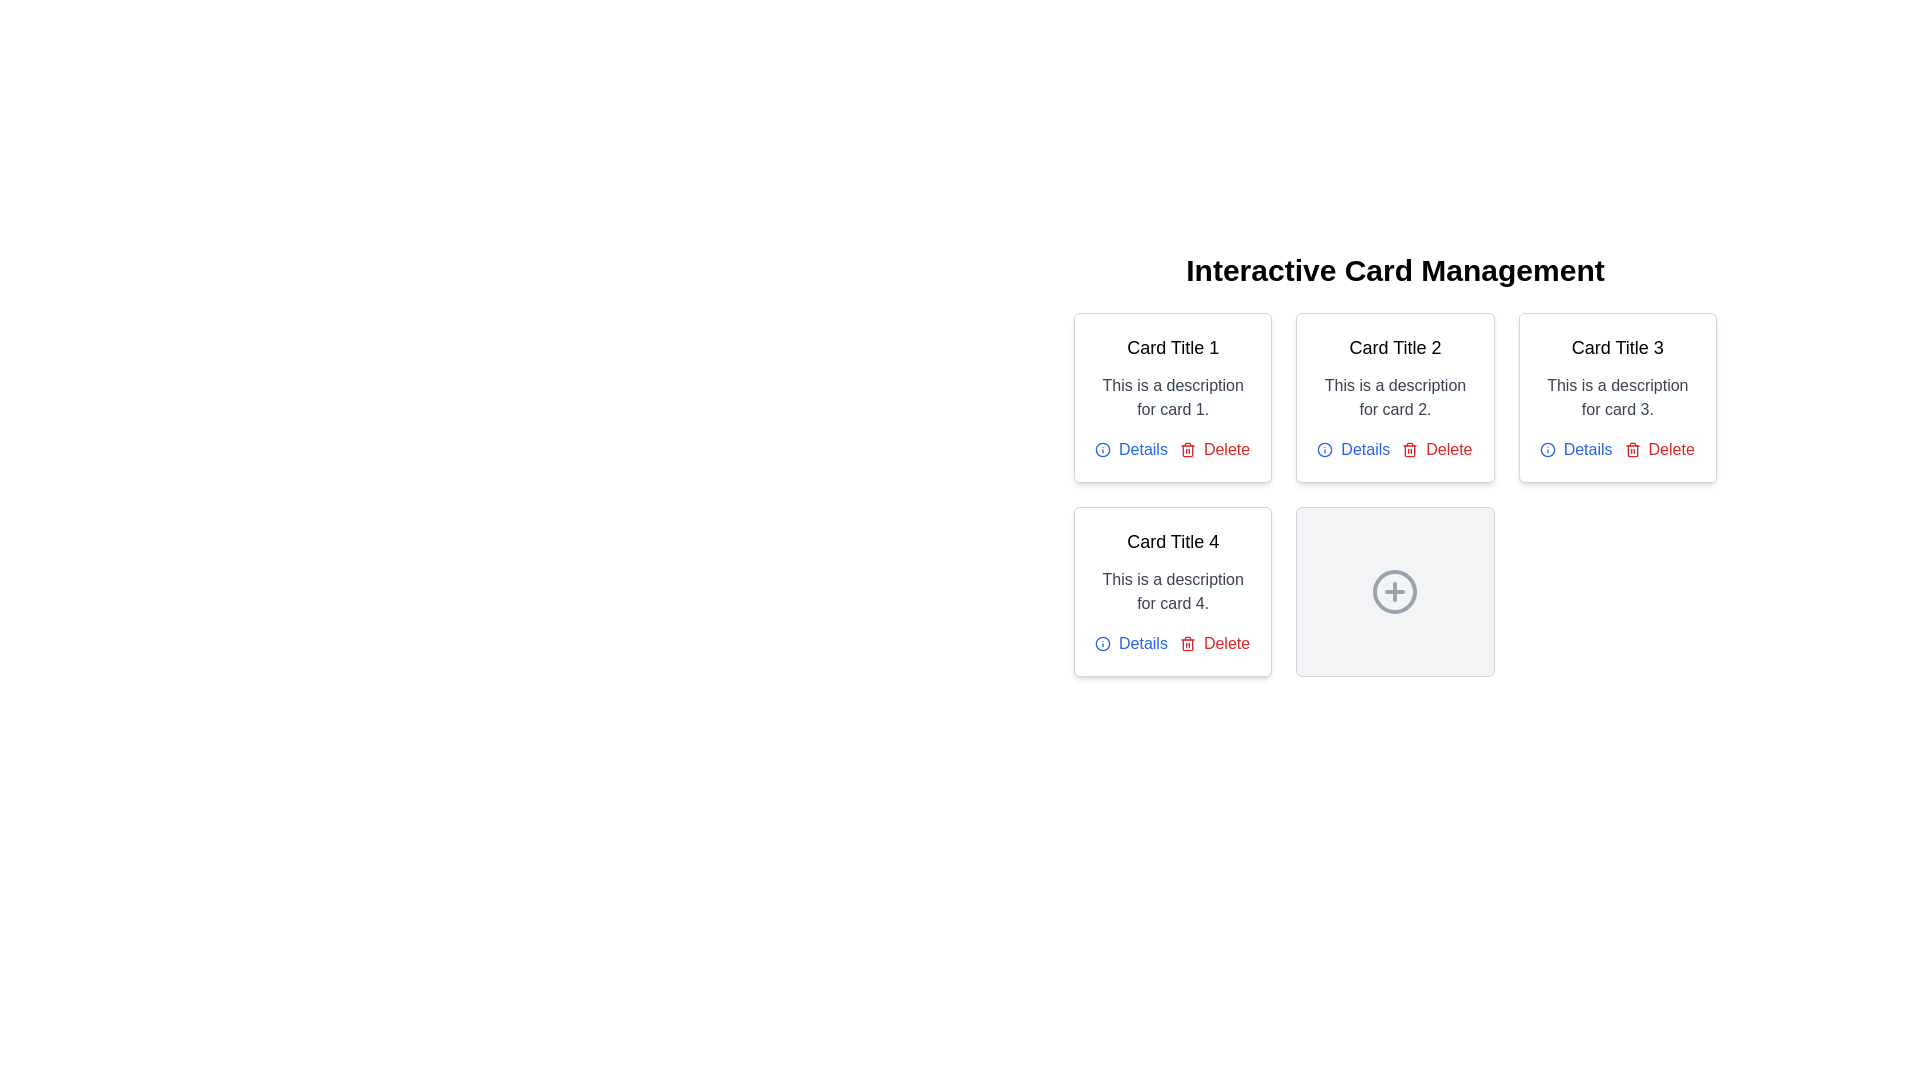 This screenshot has width=1920, height=1080. Describe the element at coordinates (1394, 590) in the screenshot. I see `the button located in the bottom-right corner of the grid layout, below 'Card Title 4', to change its color` at that location.